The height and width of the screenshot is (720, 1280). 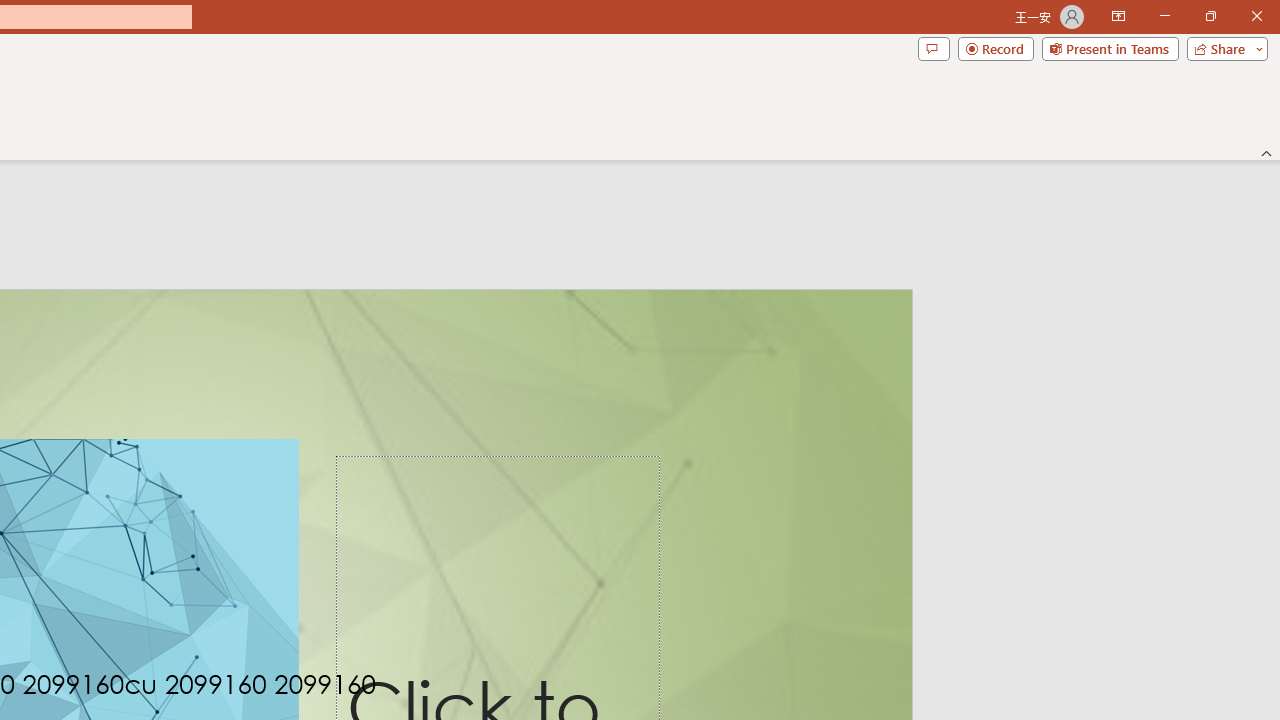 What do you see at coordinates (995, 47) in the screenshot?
I see `'Record'` at bounding box center [995, 47].